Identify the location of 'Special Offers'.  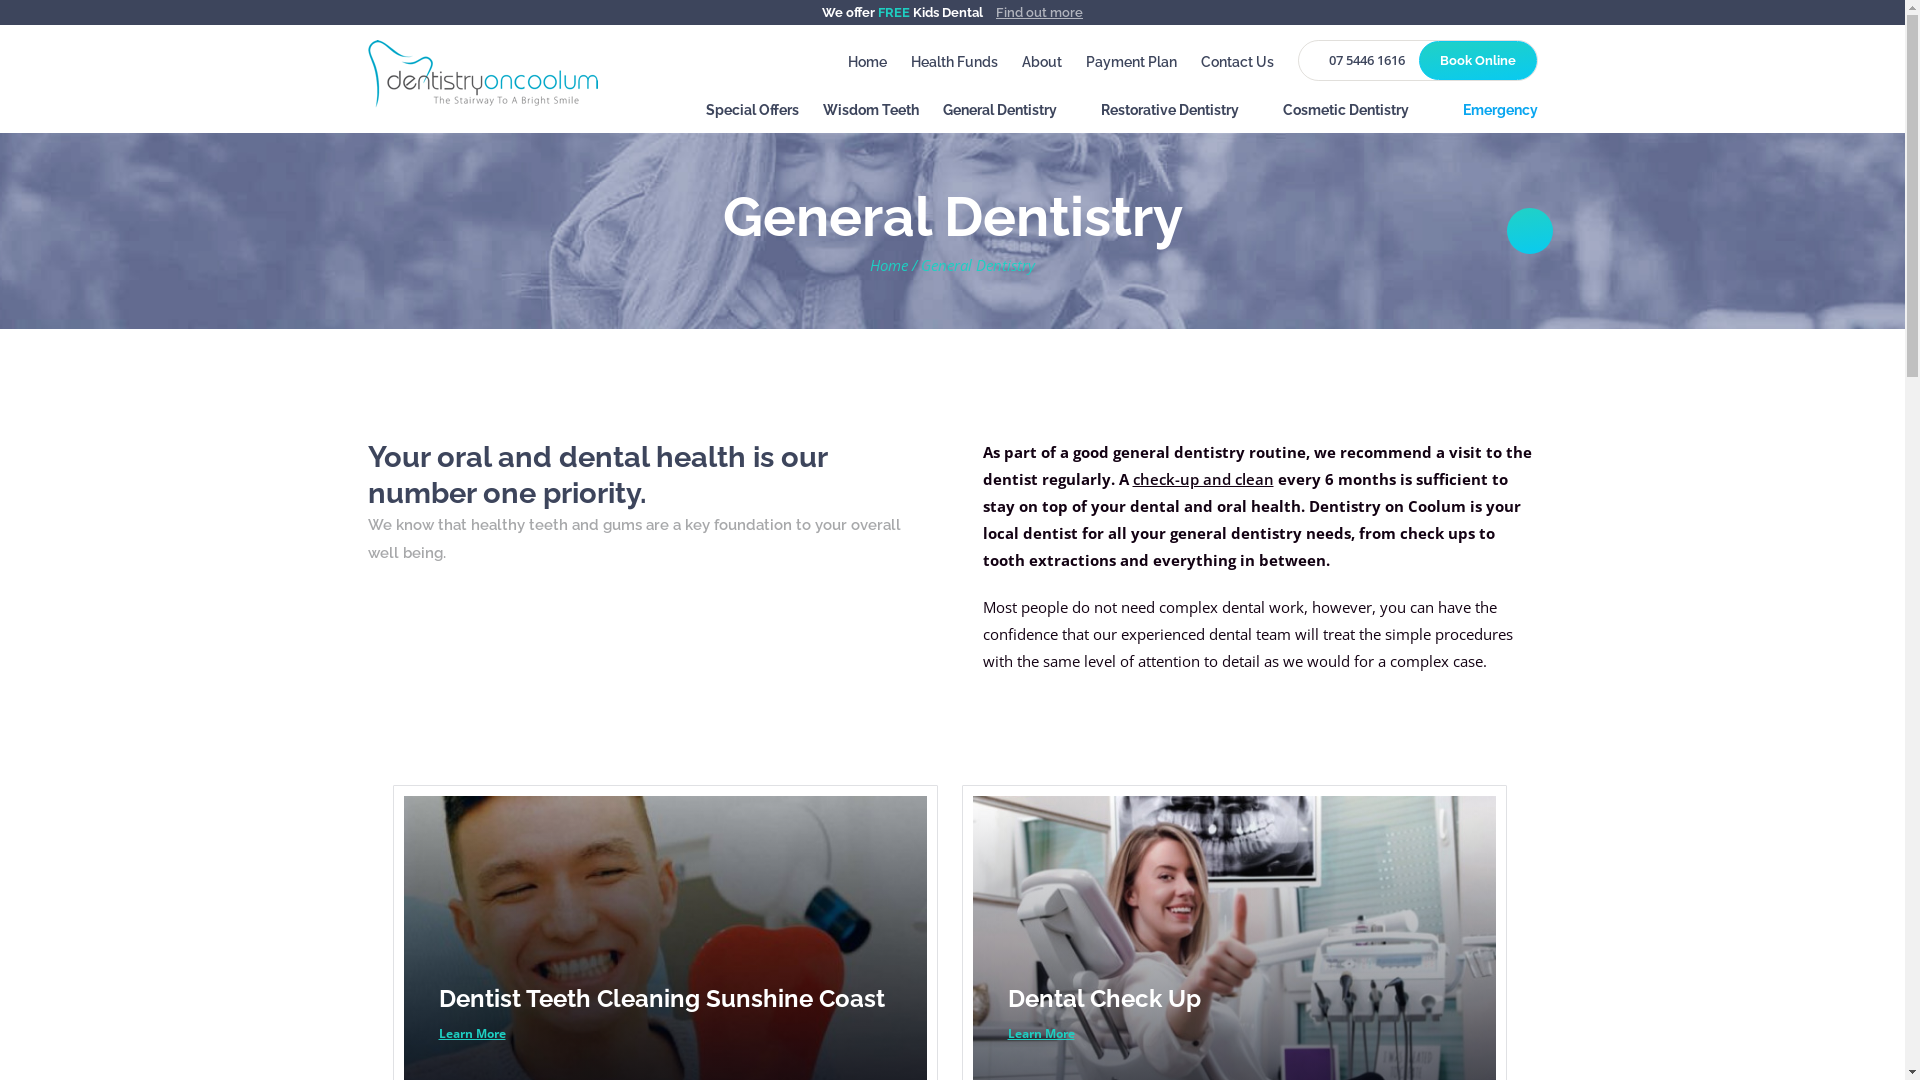
(751, 115).